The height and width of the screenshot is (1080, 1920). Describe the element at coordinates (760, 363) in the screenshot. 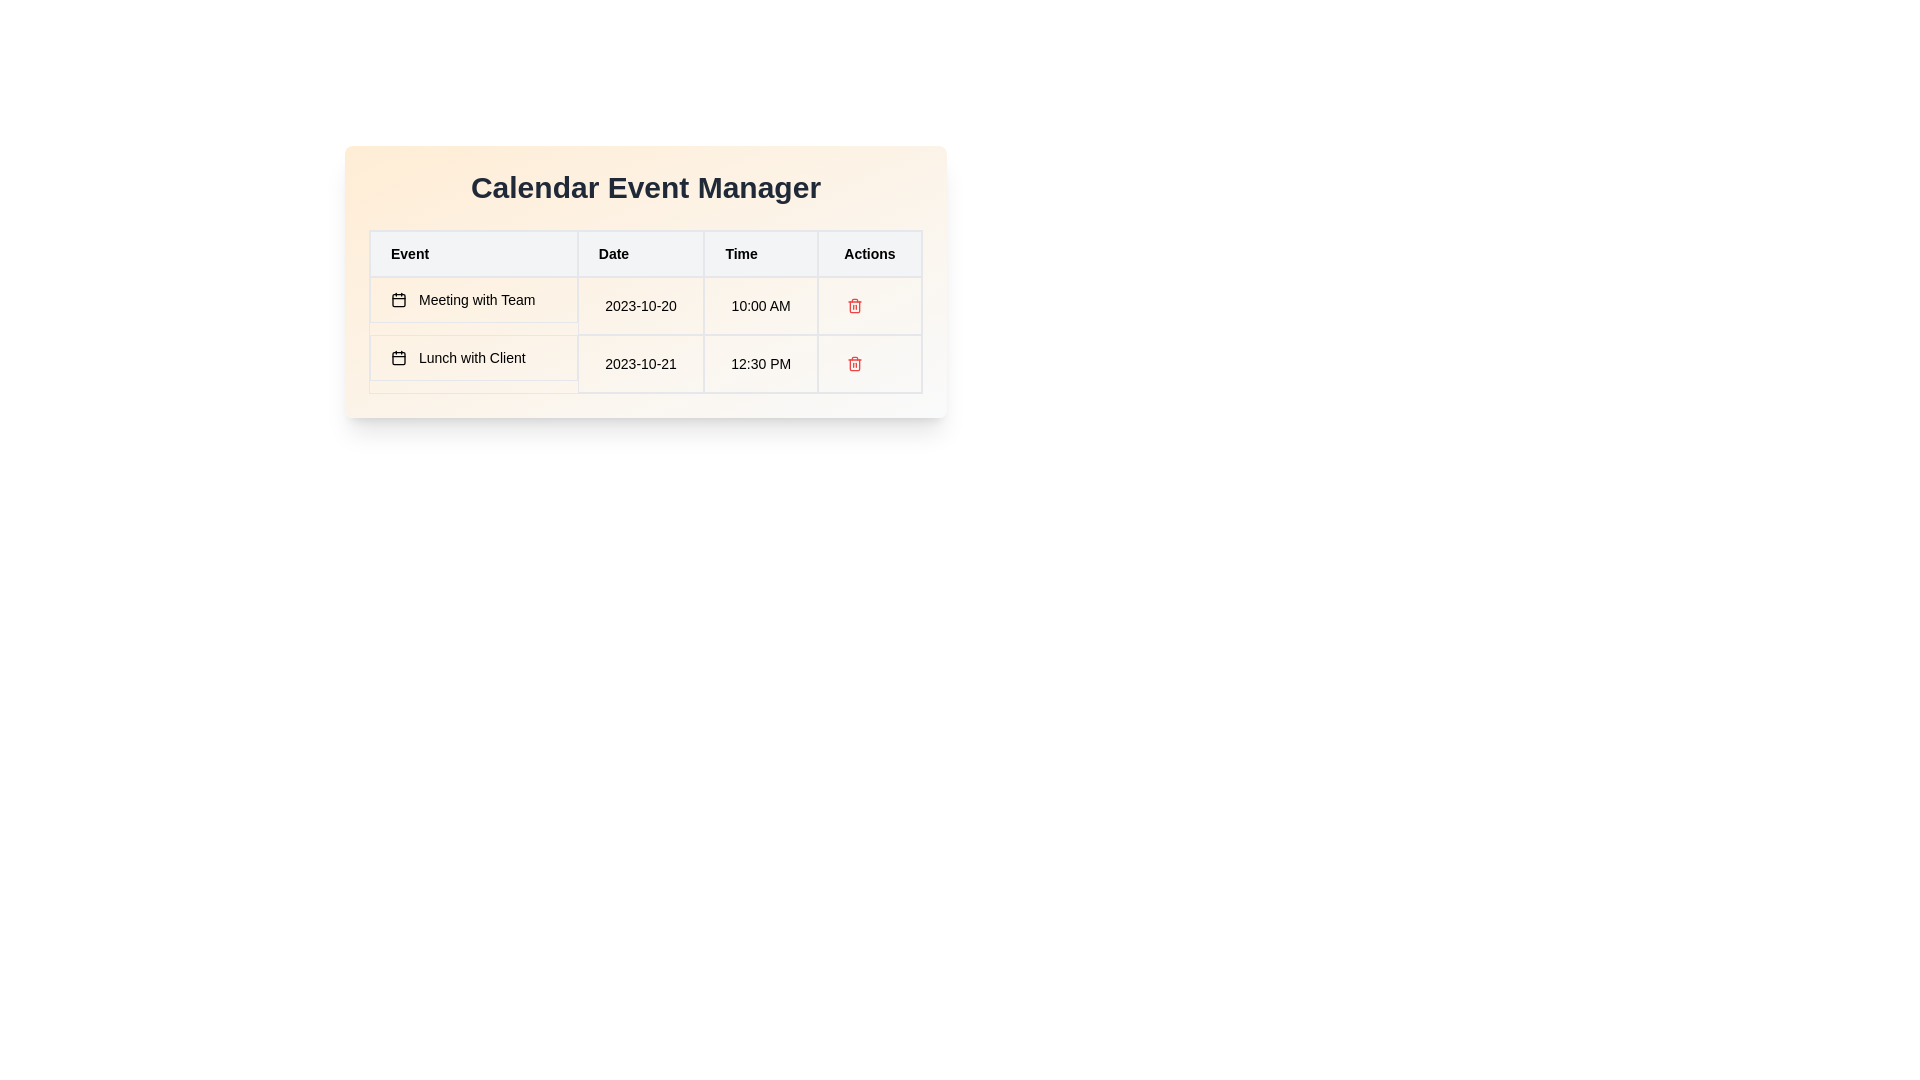

I see `time displayed in the 'Time' column of the second row for the 'Lunch with Client' event, which shows '12:30 PM'` at that location.